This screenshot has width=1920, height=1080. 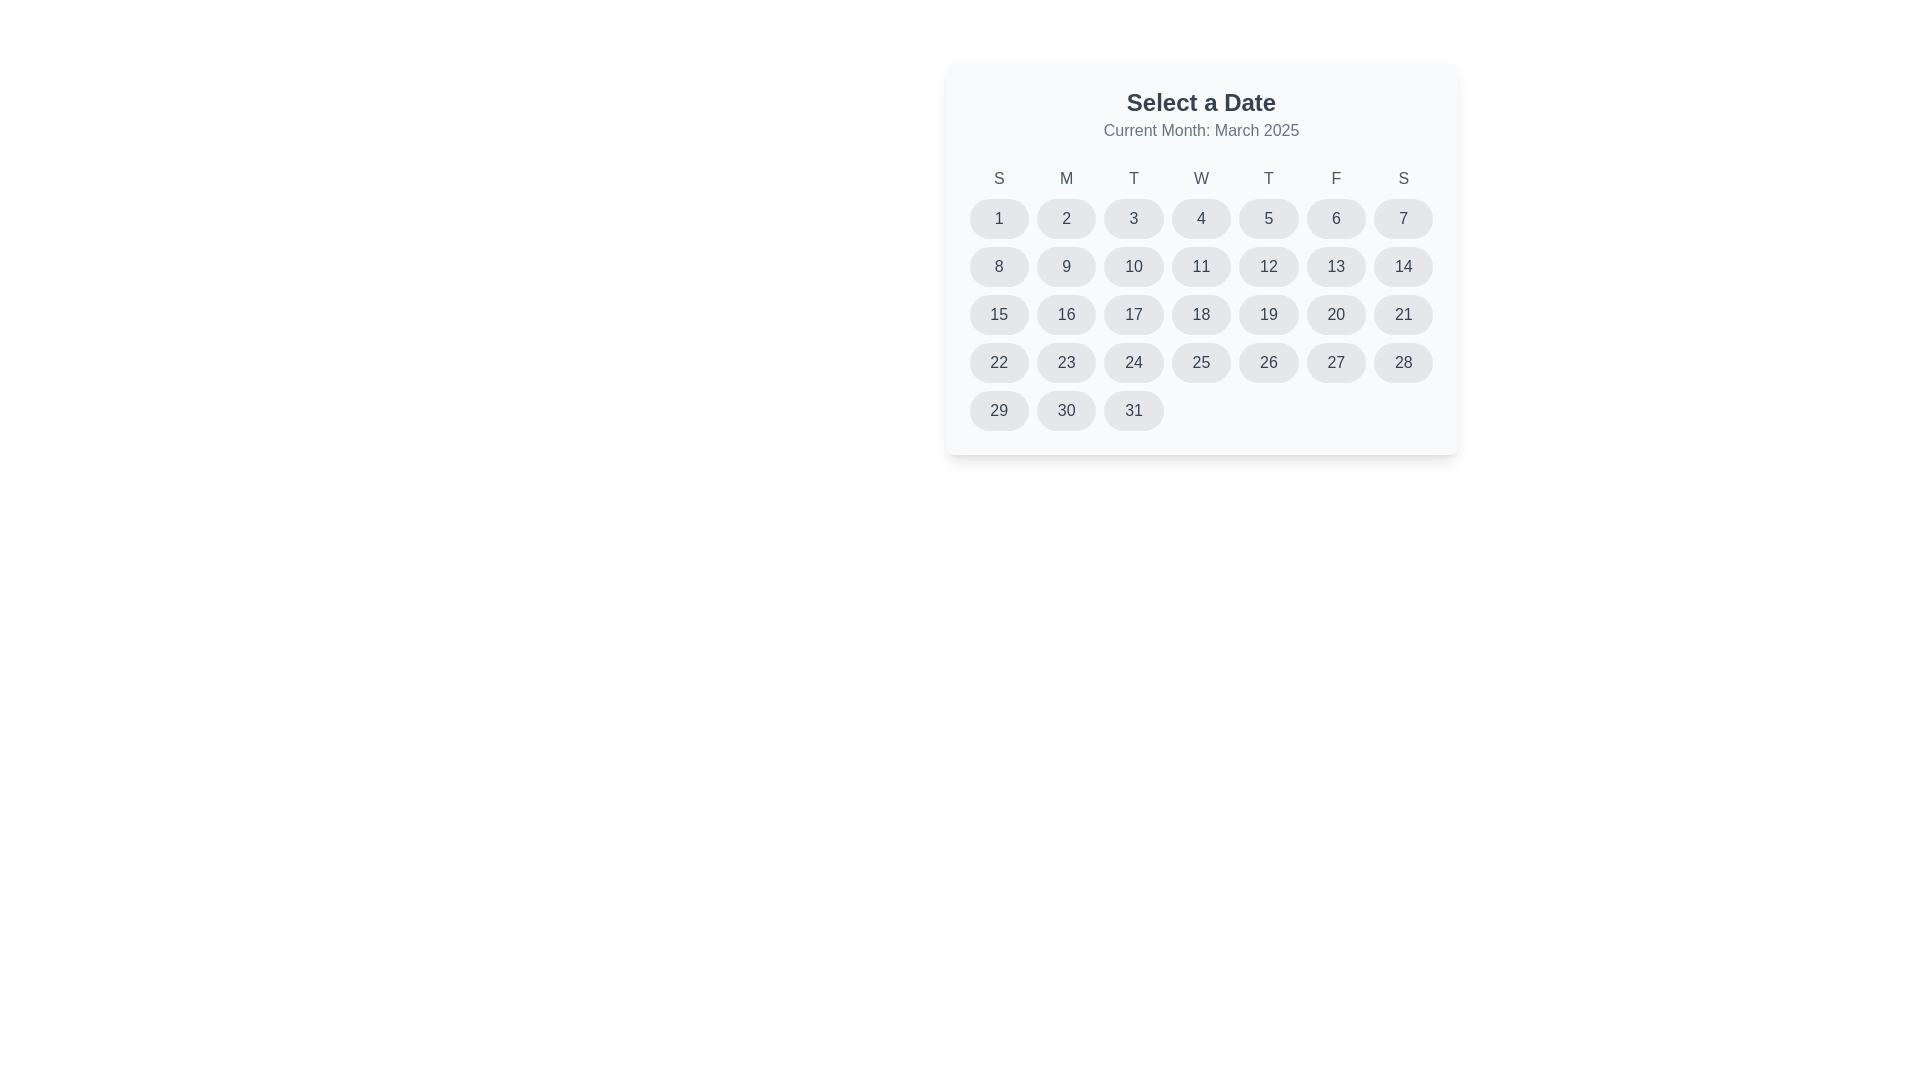 What do you see at coordinates (1335, 219) in the screenshot?
I see `the circular button with the number '6' in dark gray font, which is located in the first row of the calendar grid under the 'F' label for Friday` at bounding box center [1335, 219].